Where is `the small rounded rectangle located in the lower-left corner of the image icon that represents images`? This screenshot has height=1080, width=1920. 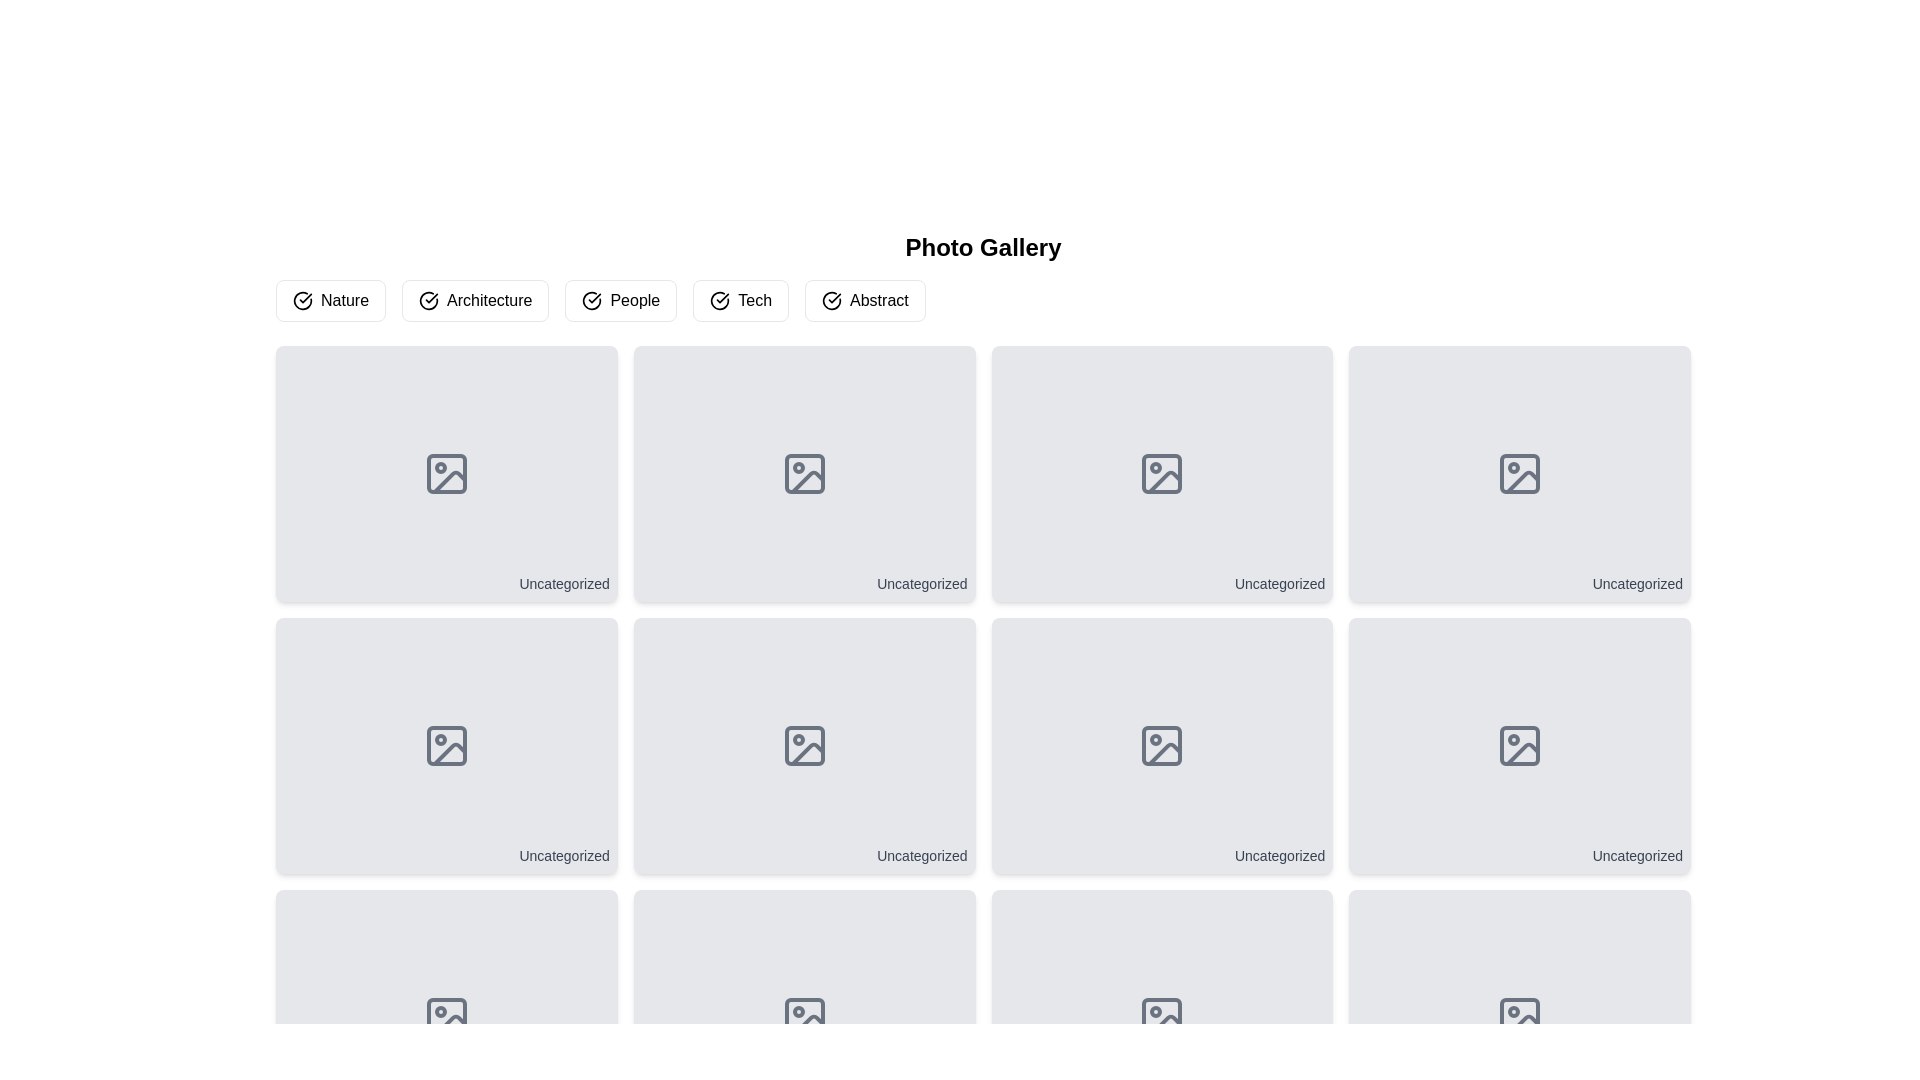 the small rounded rectangle located in the lower-left corner of the image icon that represents images is located at coordinates (1162, 1018).